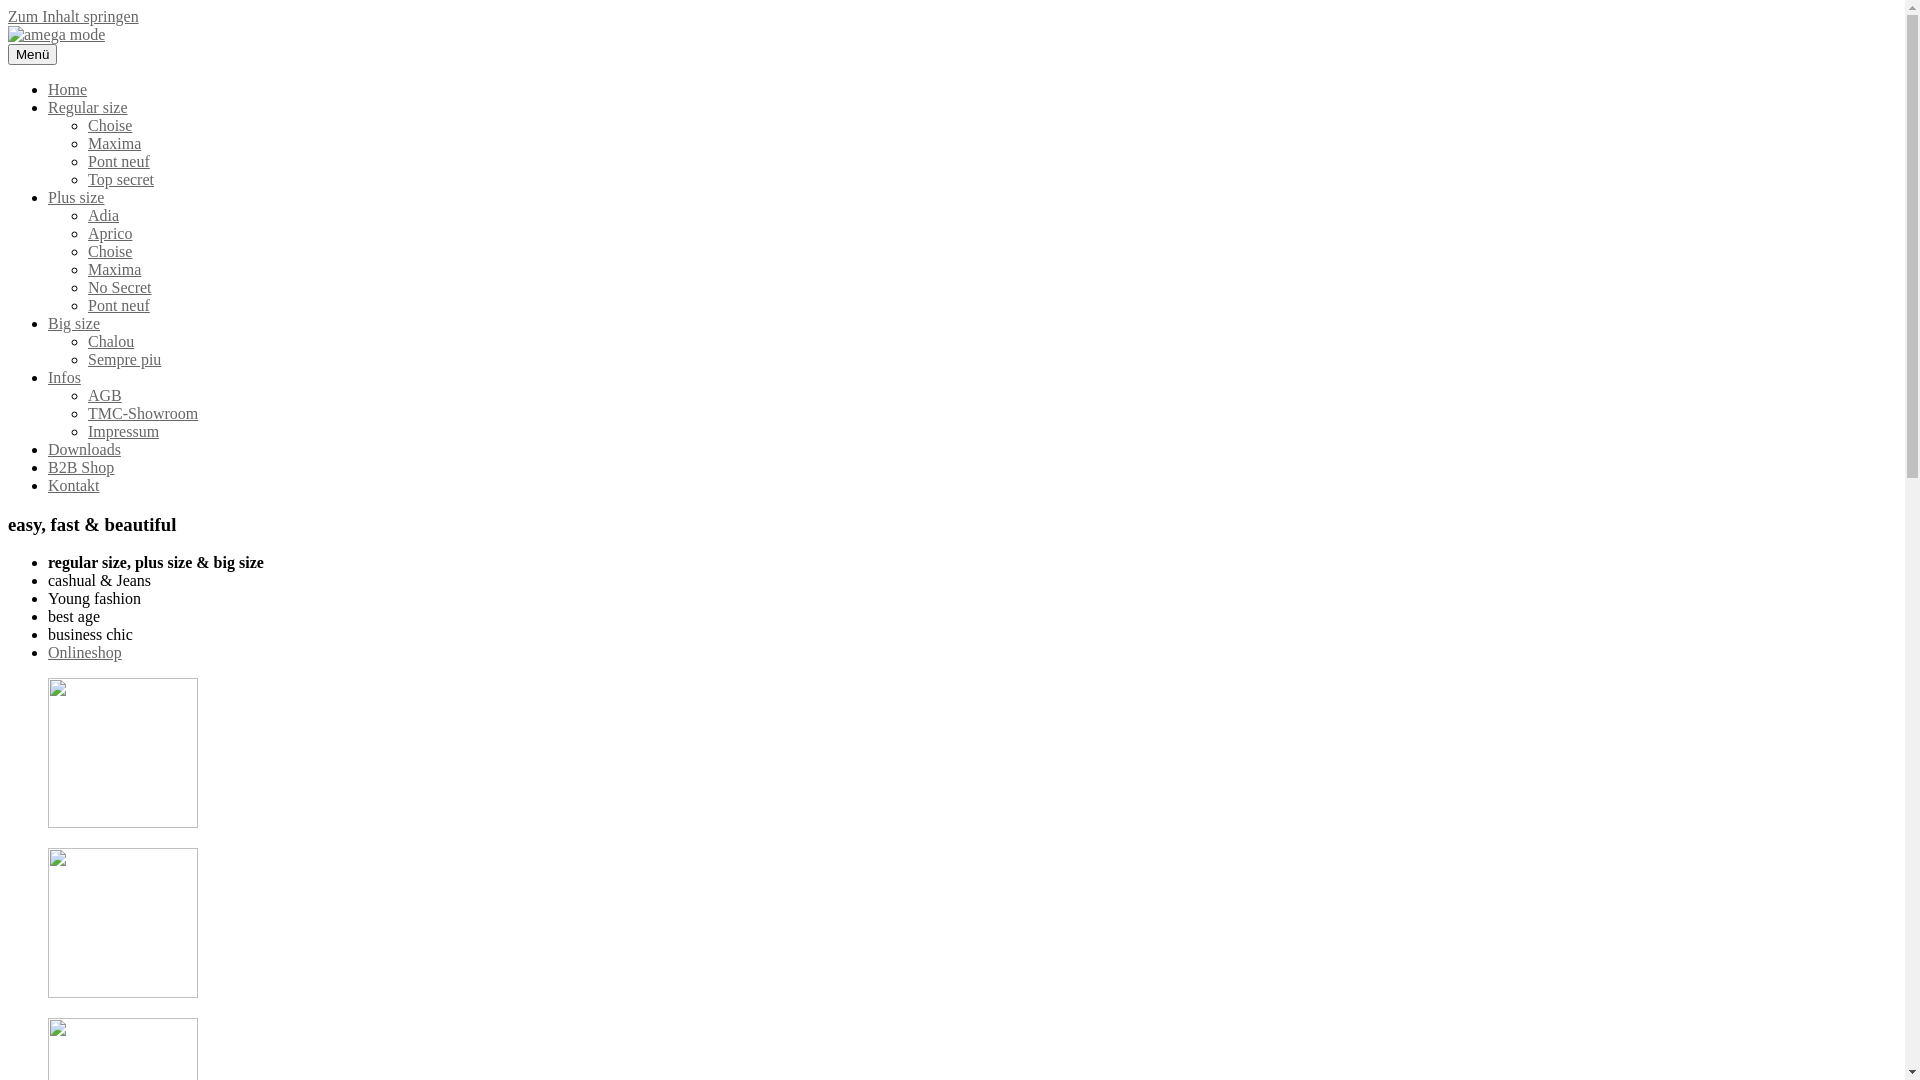  I want to click on 'Regular size', so click(86, 107).